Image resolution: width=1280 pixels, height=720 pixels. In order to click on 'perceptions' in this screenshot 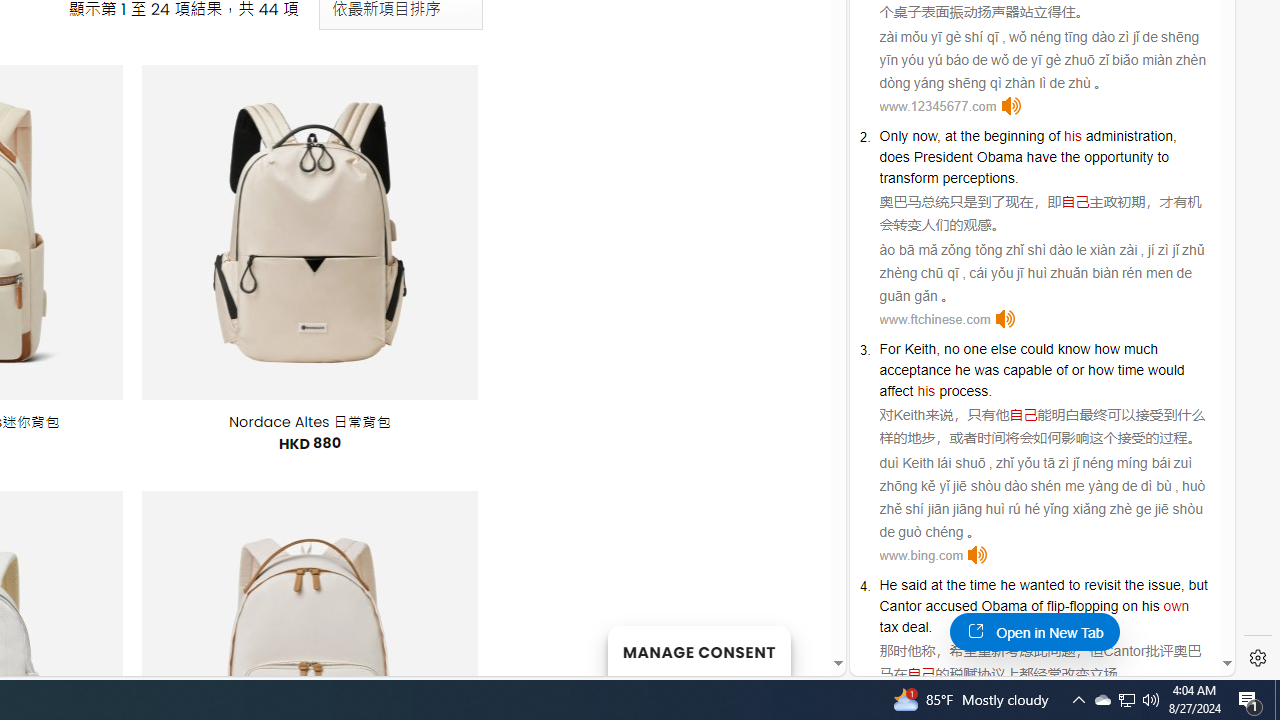, I will do `click(978, 176)`.